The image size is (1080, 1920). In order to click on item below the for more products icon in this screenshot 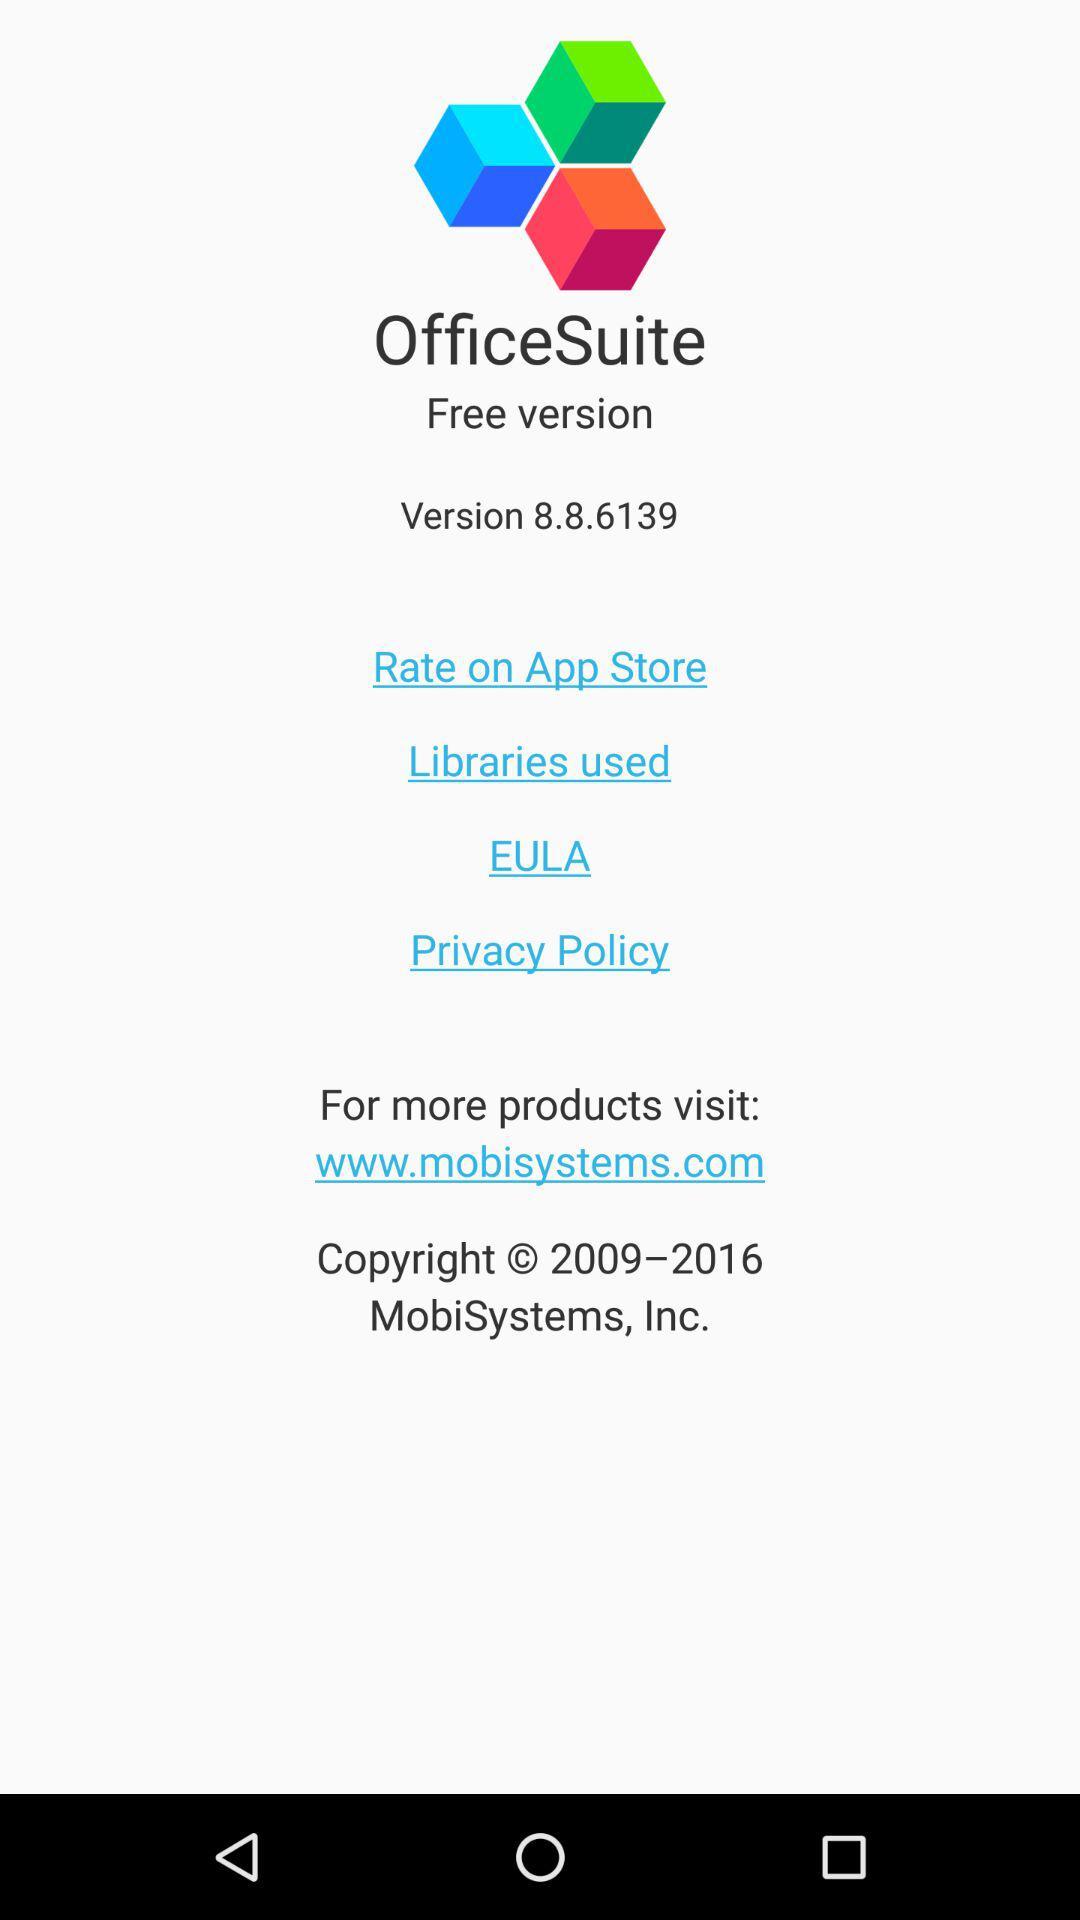, I will do `click(540, 1160)`.